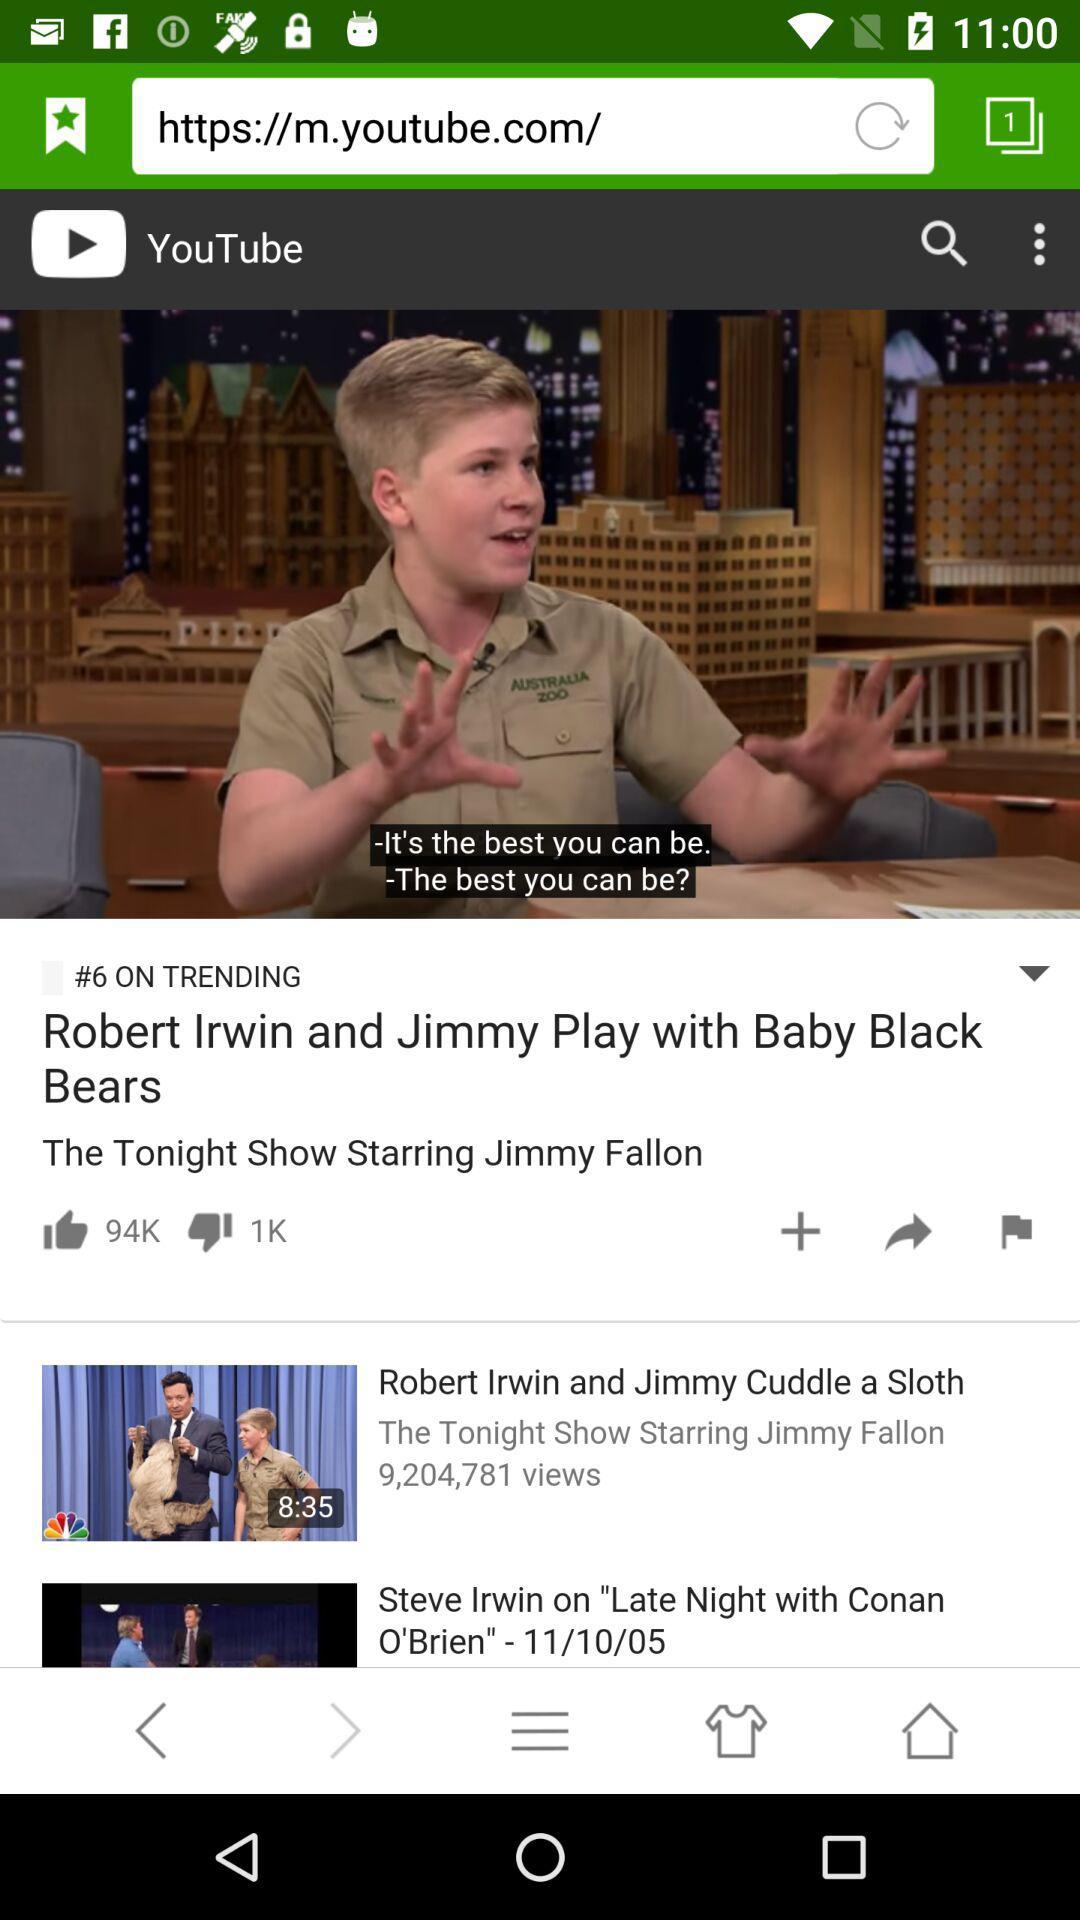  Describe the element at coordinates (540, 1851) in the screenshot. I see `the menu icon` at that location.